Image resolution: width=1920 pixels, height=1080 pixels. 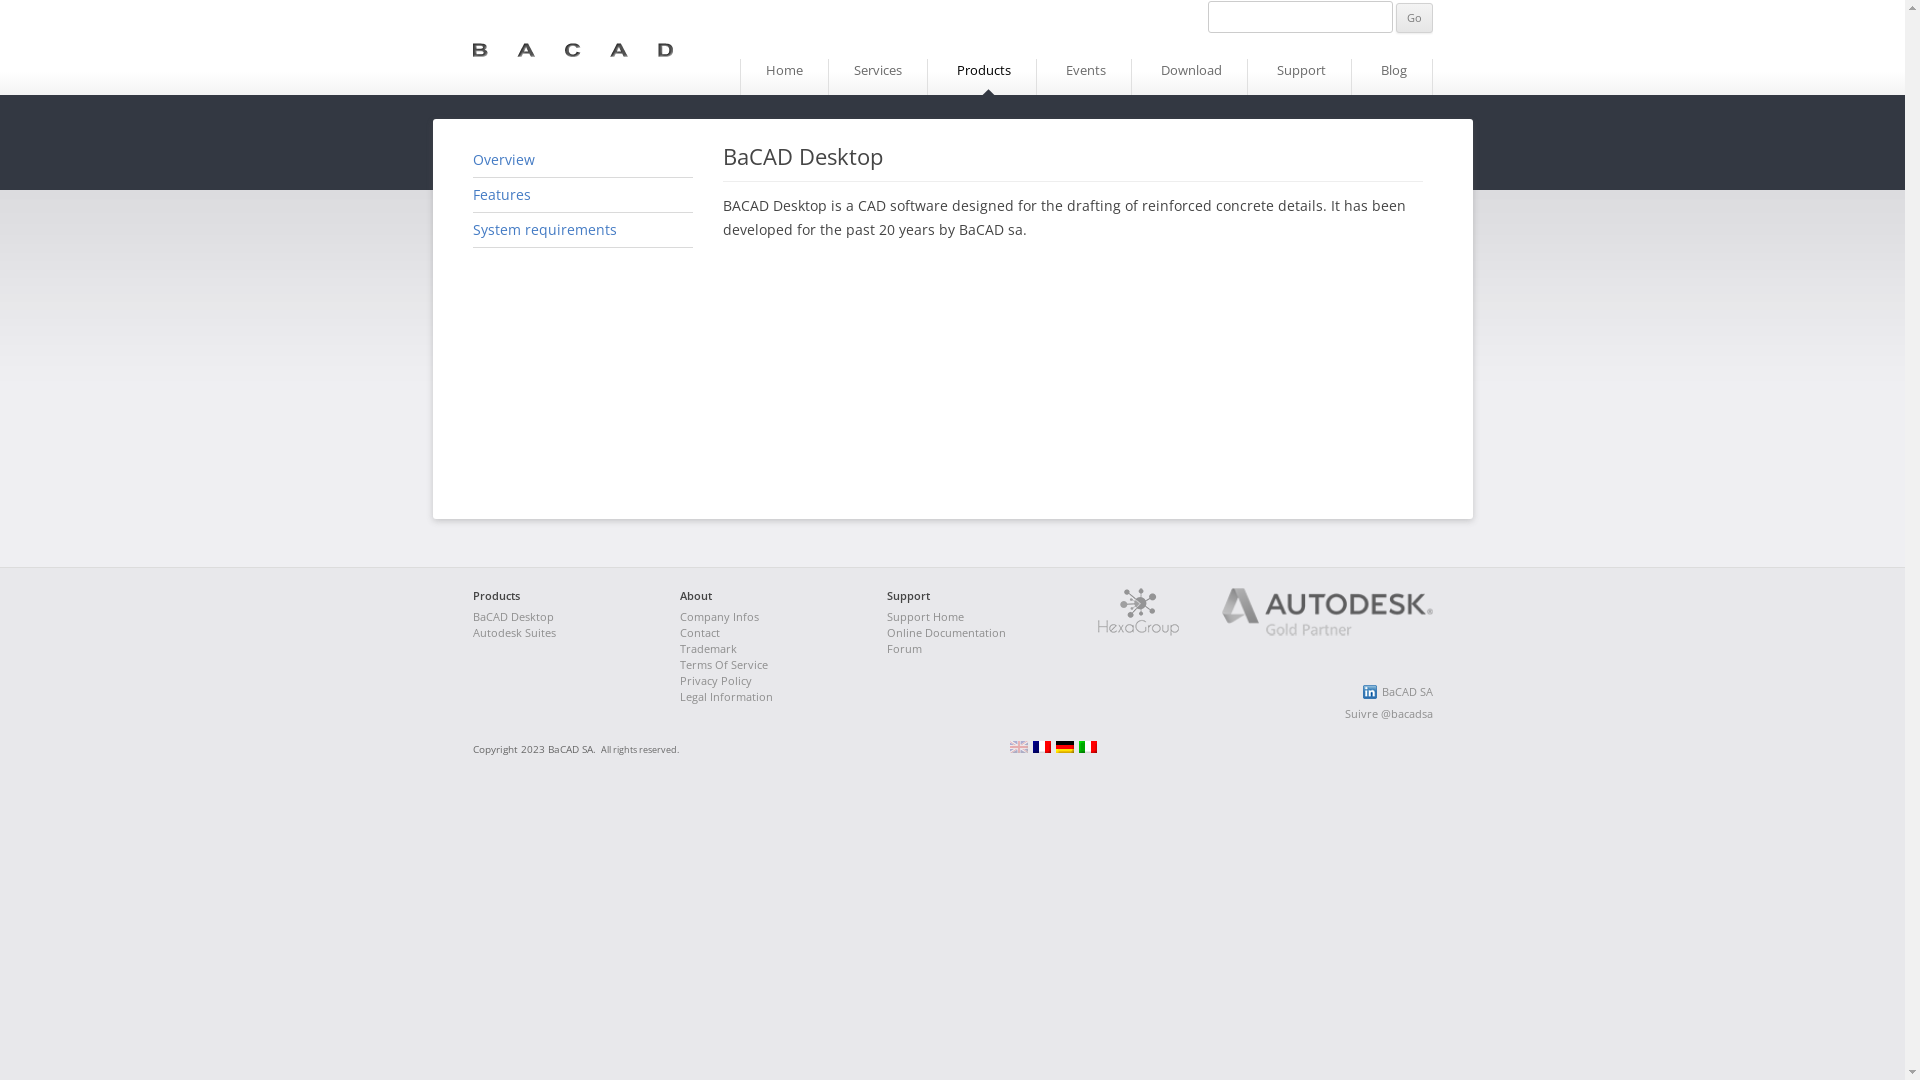 I want to click on 'Forum', so click(x=903, y=648).